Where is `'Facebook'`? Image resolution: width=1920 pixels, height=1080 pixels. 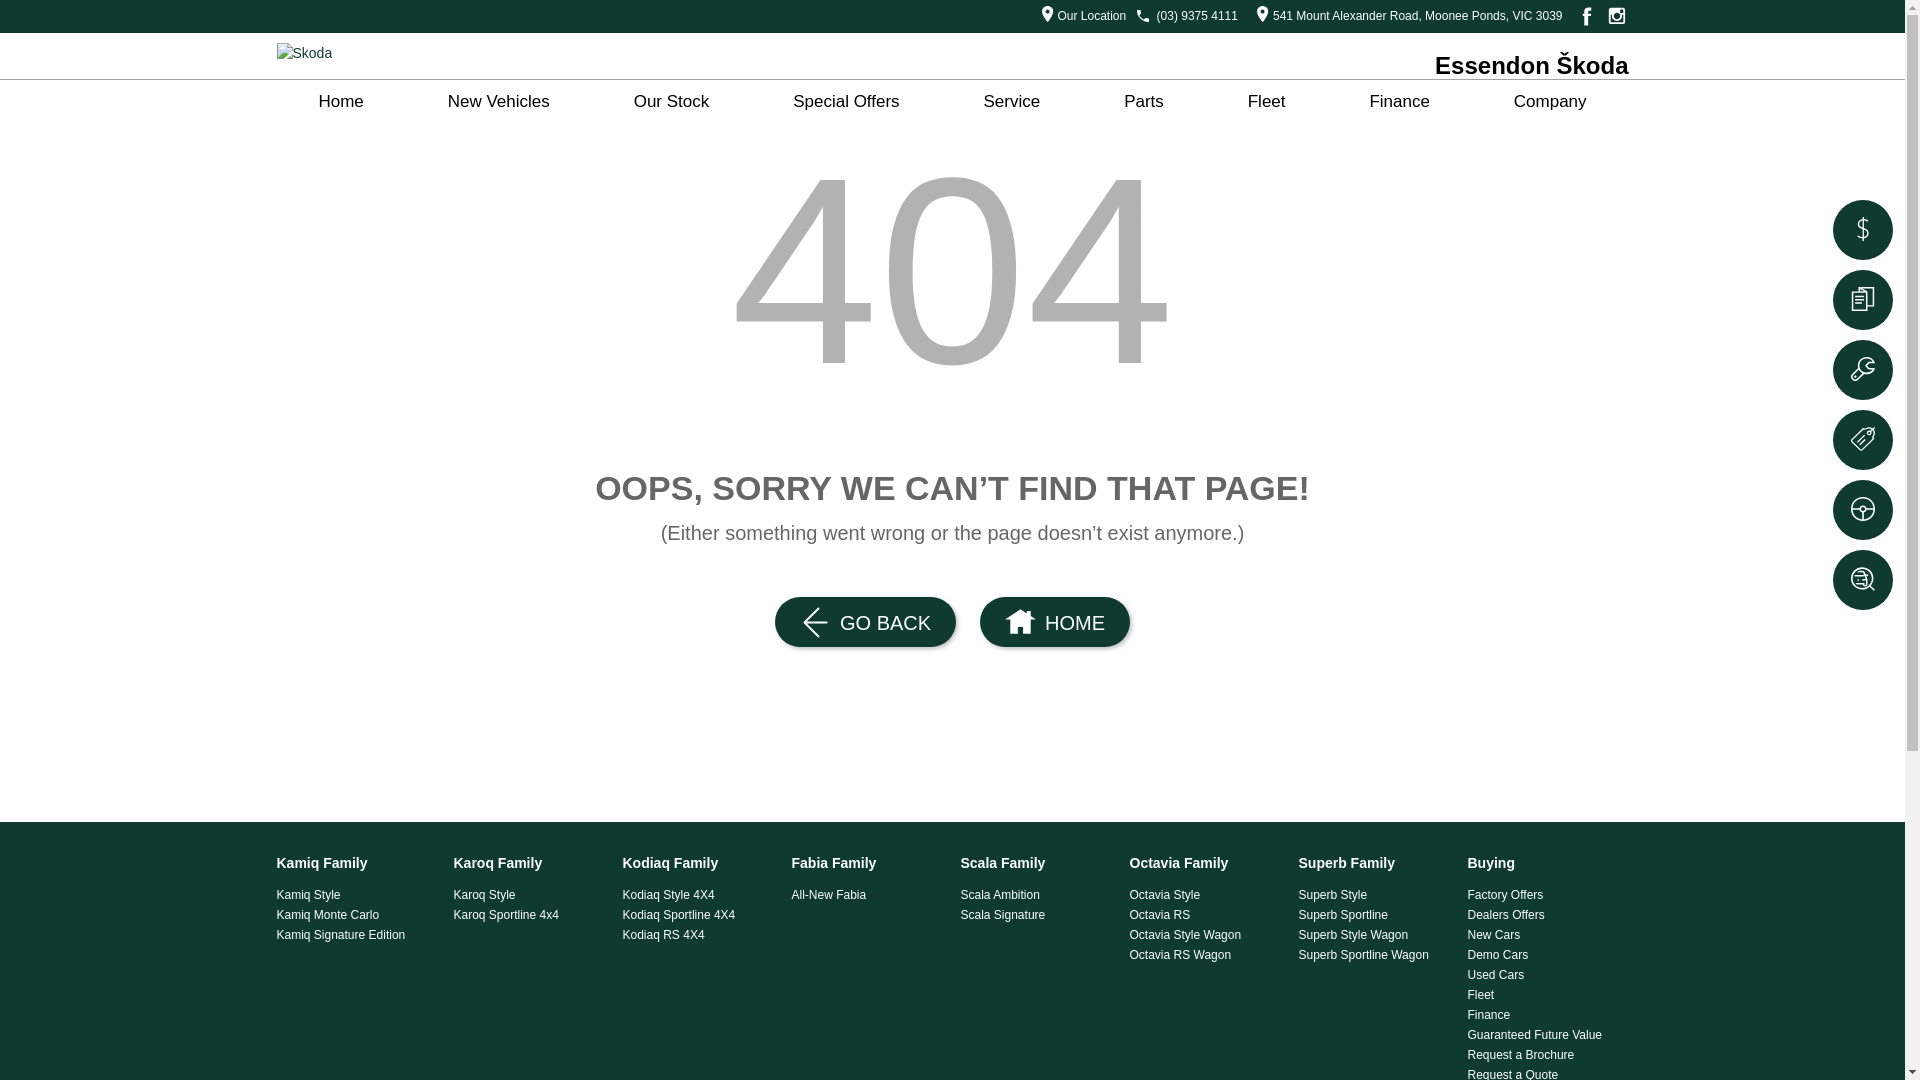 'Facebook' is located at coordinates (1583, 15).